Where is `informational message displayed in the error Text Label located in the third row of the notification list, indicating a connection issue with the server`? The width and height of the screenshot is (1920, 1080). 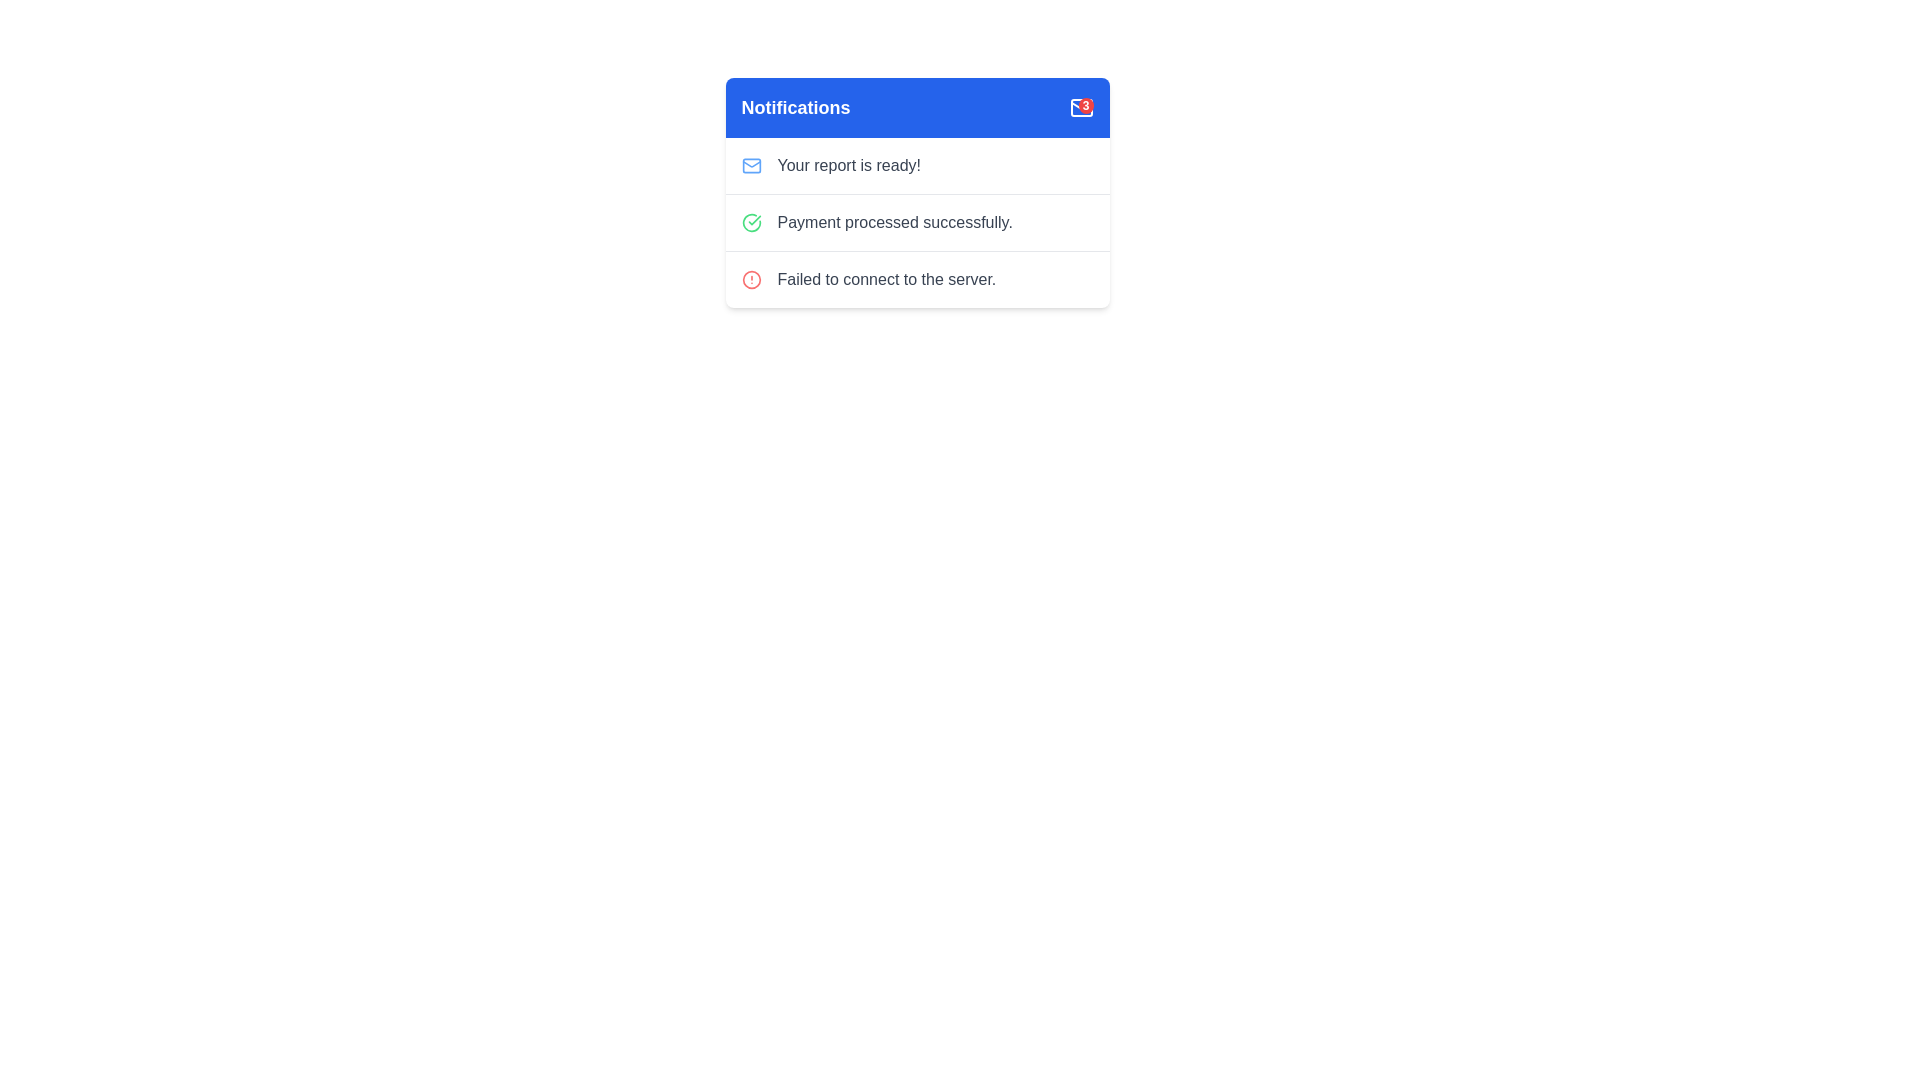 informational message displayed in the error Text Label located in the third row of the notification list, indicating a connection issue with the server is located at coordinates (885, 280).